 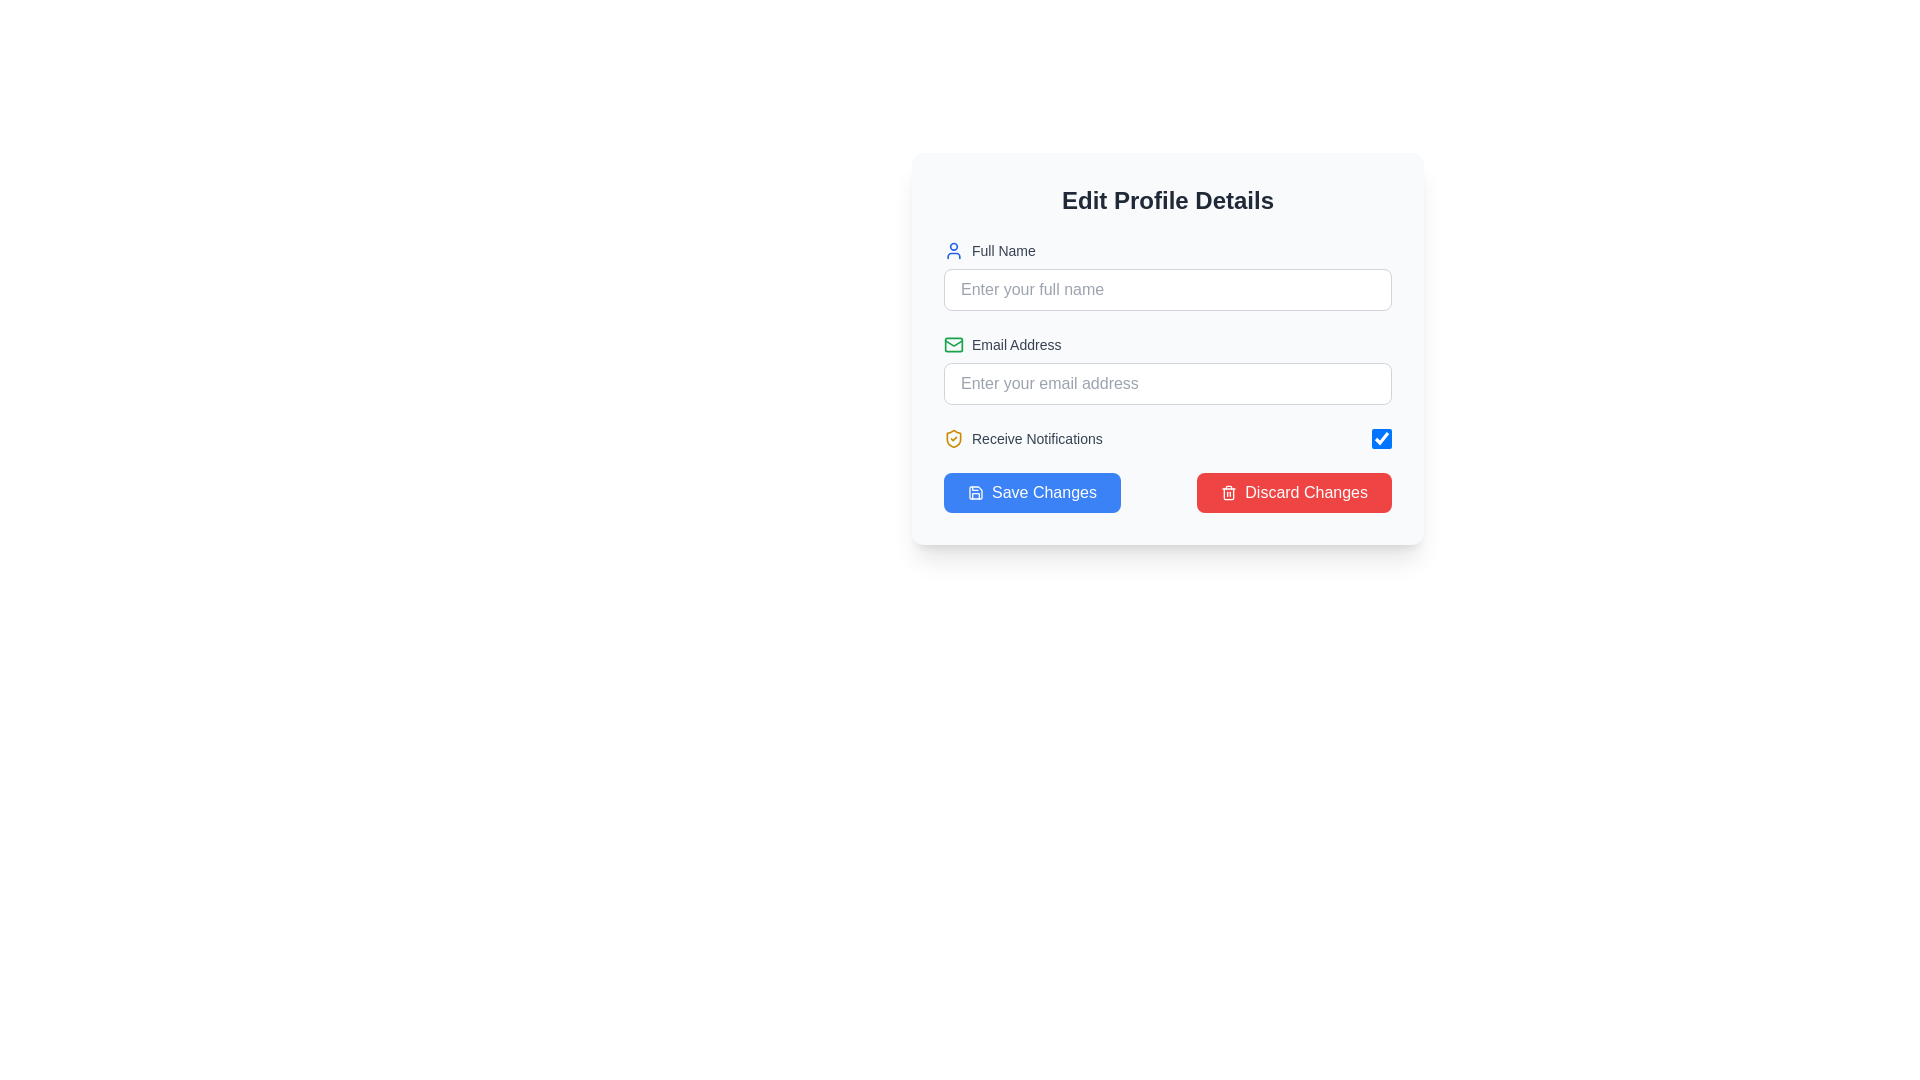 What do you see at coordinates (975, 493) in the screenshot?
I see `the 'Save Changes' button, which contains the icon that visually reinforces the button's action` at bounding box center [975, 493].